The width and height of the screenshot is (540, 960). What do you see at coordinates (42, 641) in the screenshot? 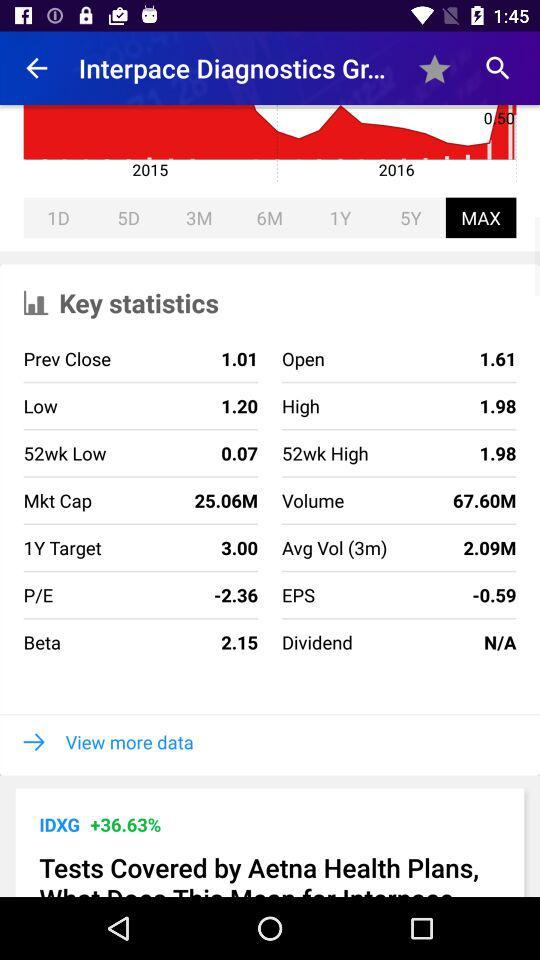
I see `beta` at bounding box center [42, 641].